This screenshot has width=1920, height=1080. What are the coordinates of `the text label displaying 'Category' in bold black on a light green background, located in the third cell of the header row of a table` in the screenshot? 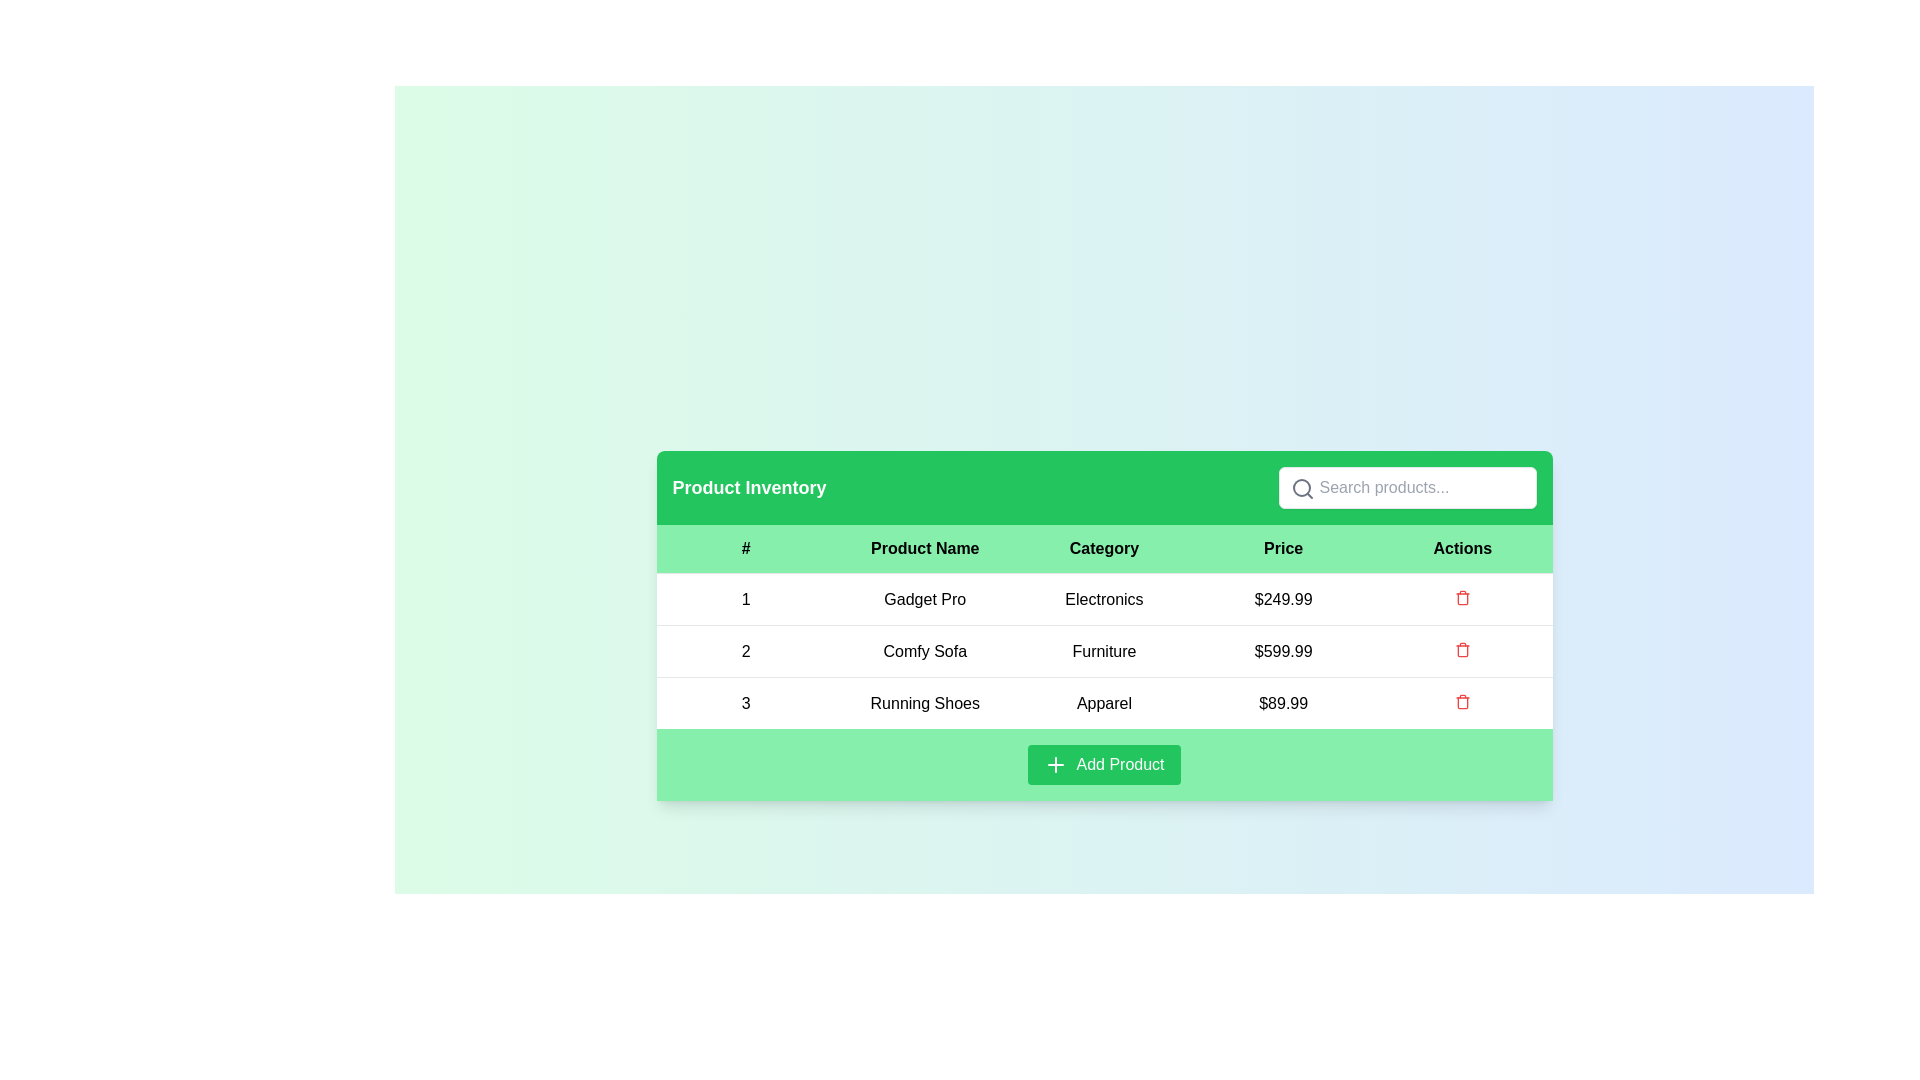 It's located at (1103, 549).